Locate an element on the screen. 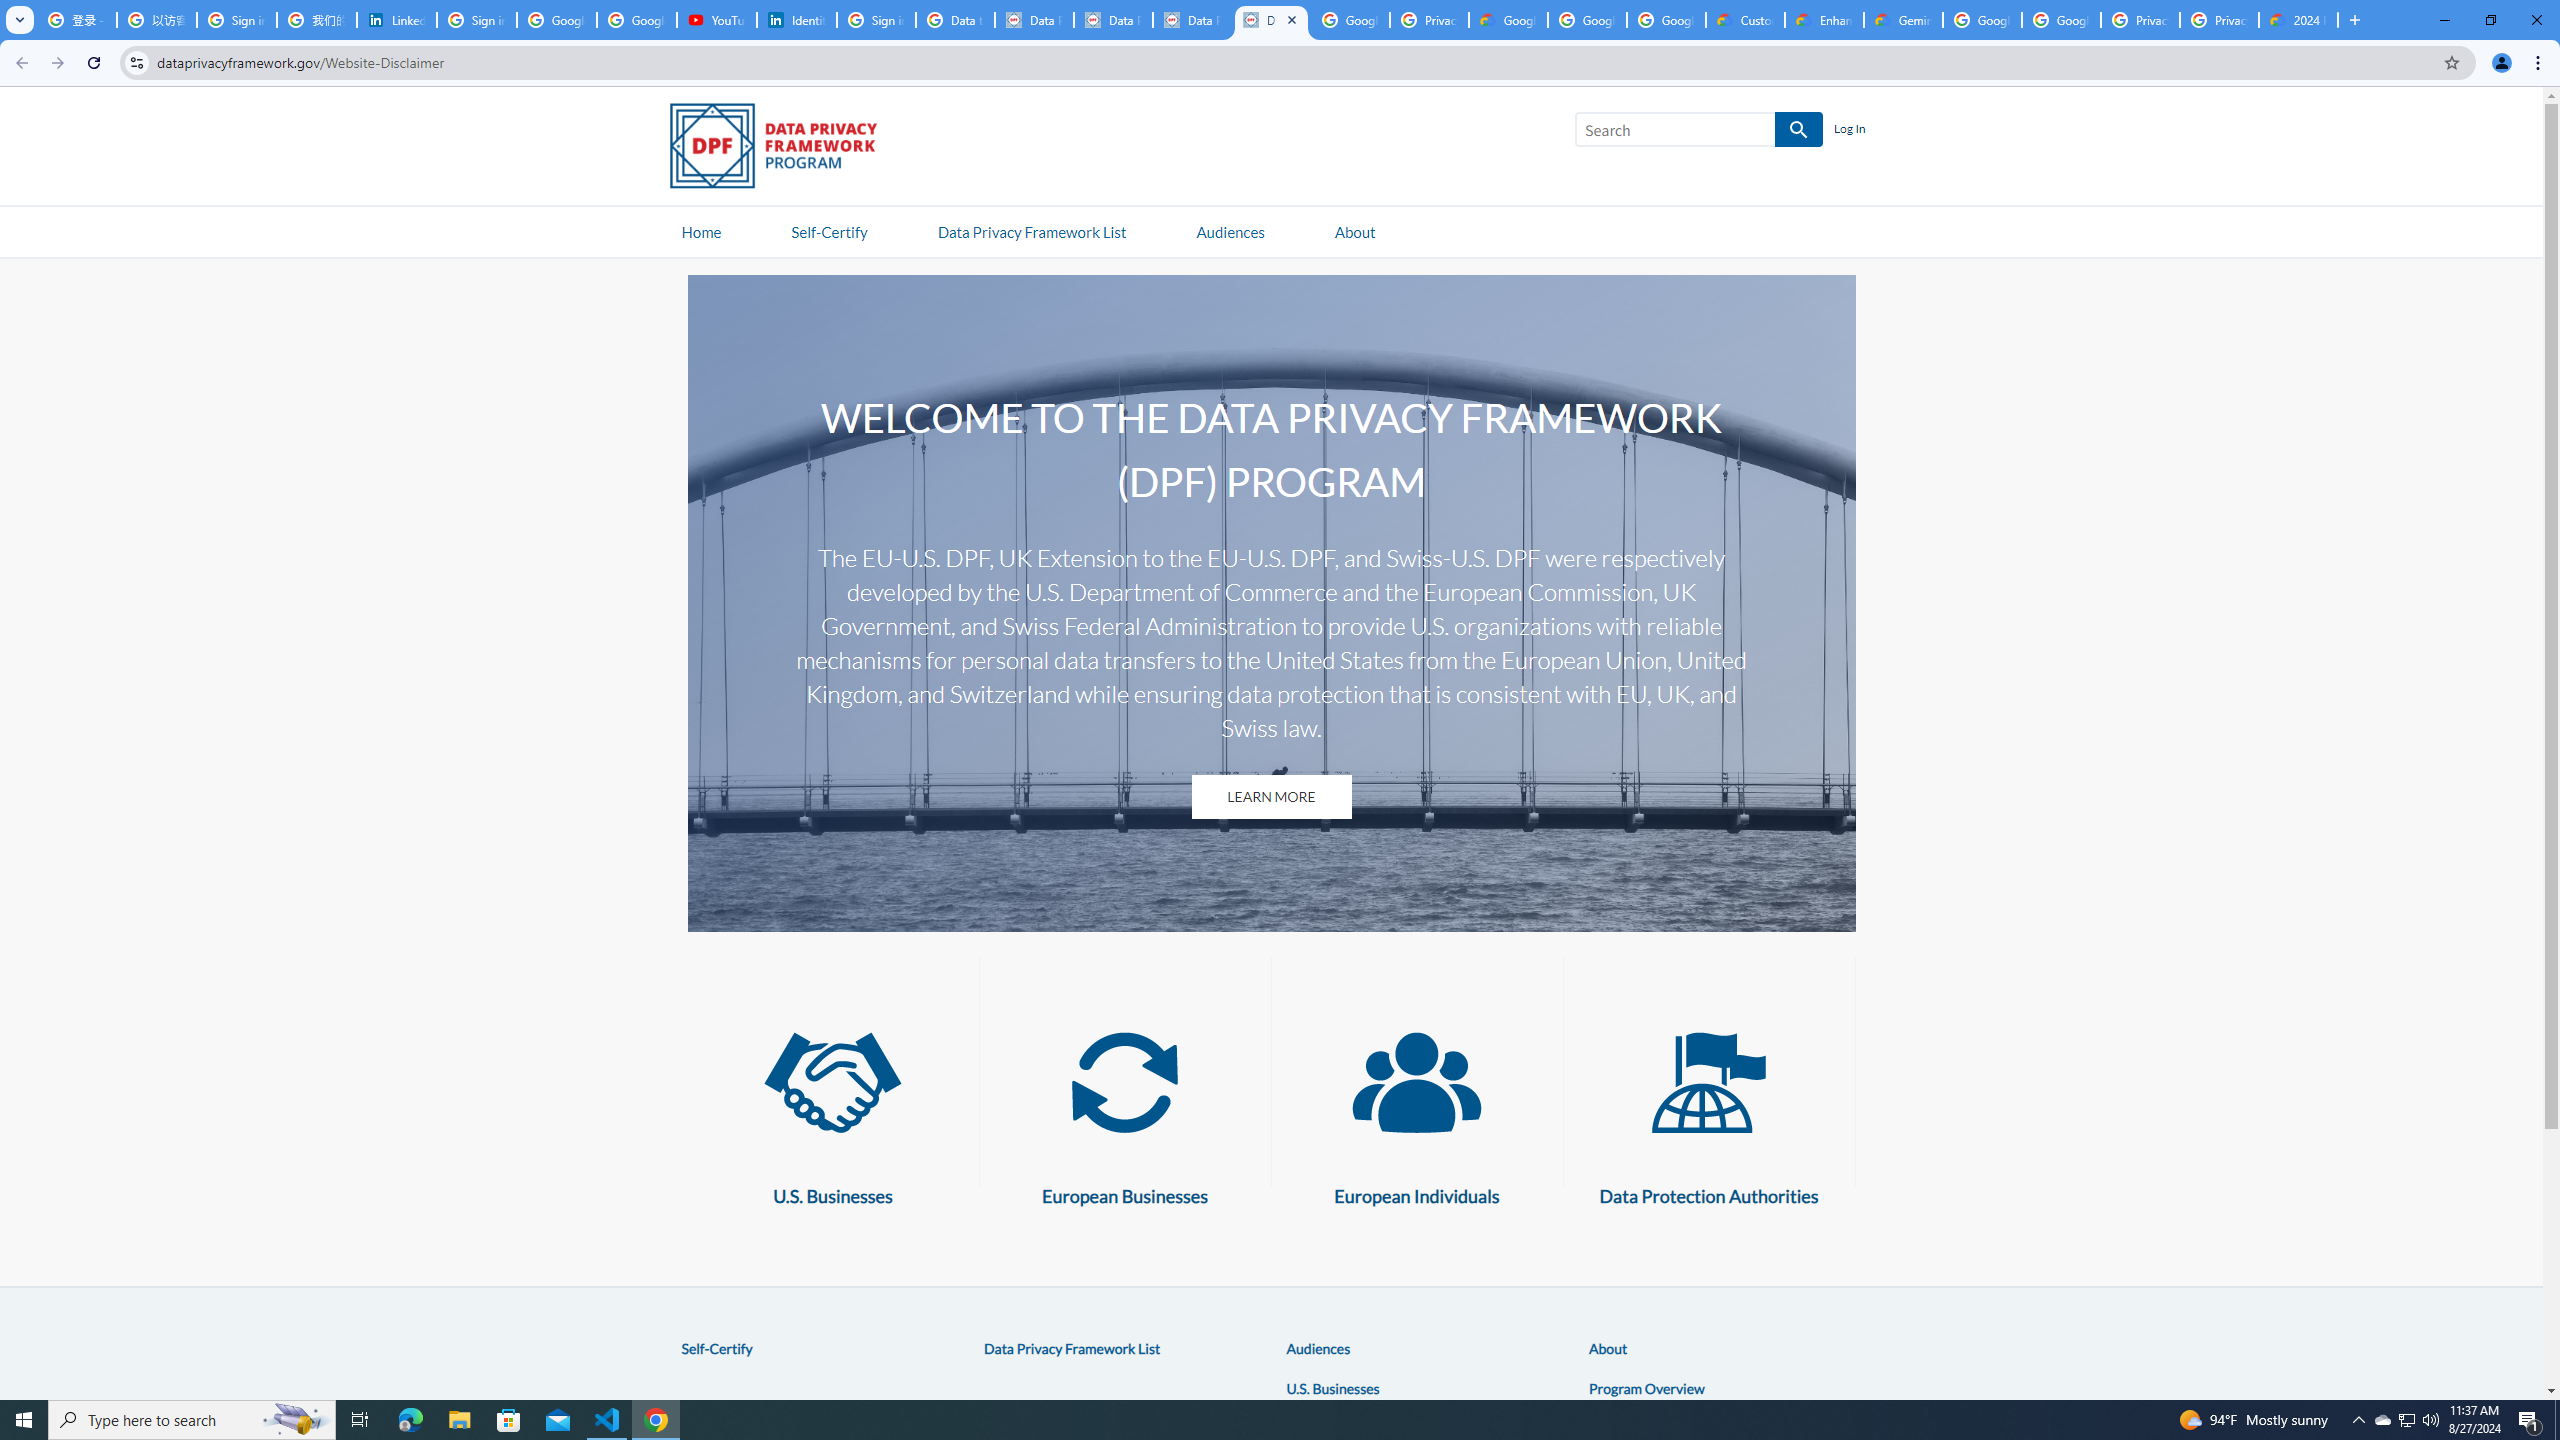 The height and width of the screenshot is (1440, 2560). 'Log In' is located at coordinates (1848, 129).